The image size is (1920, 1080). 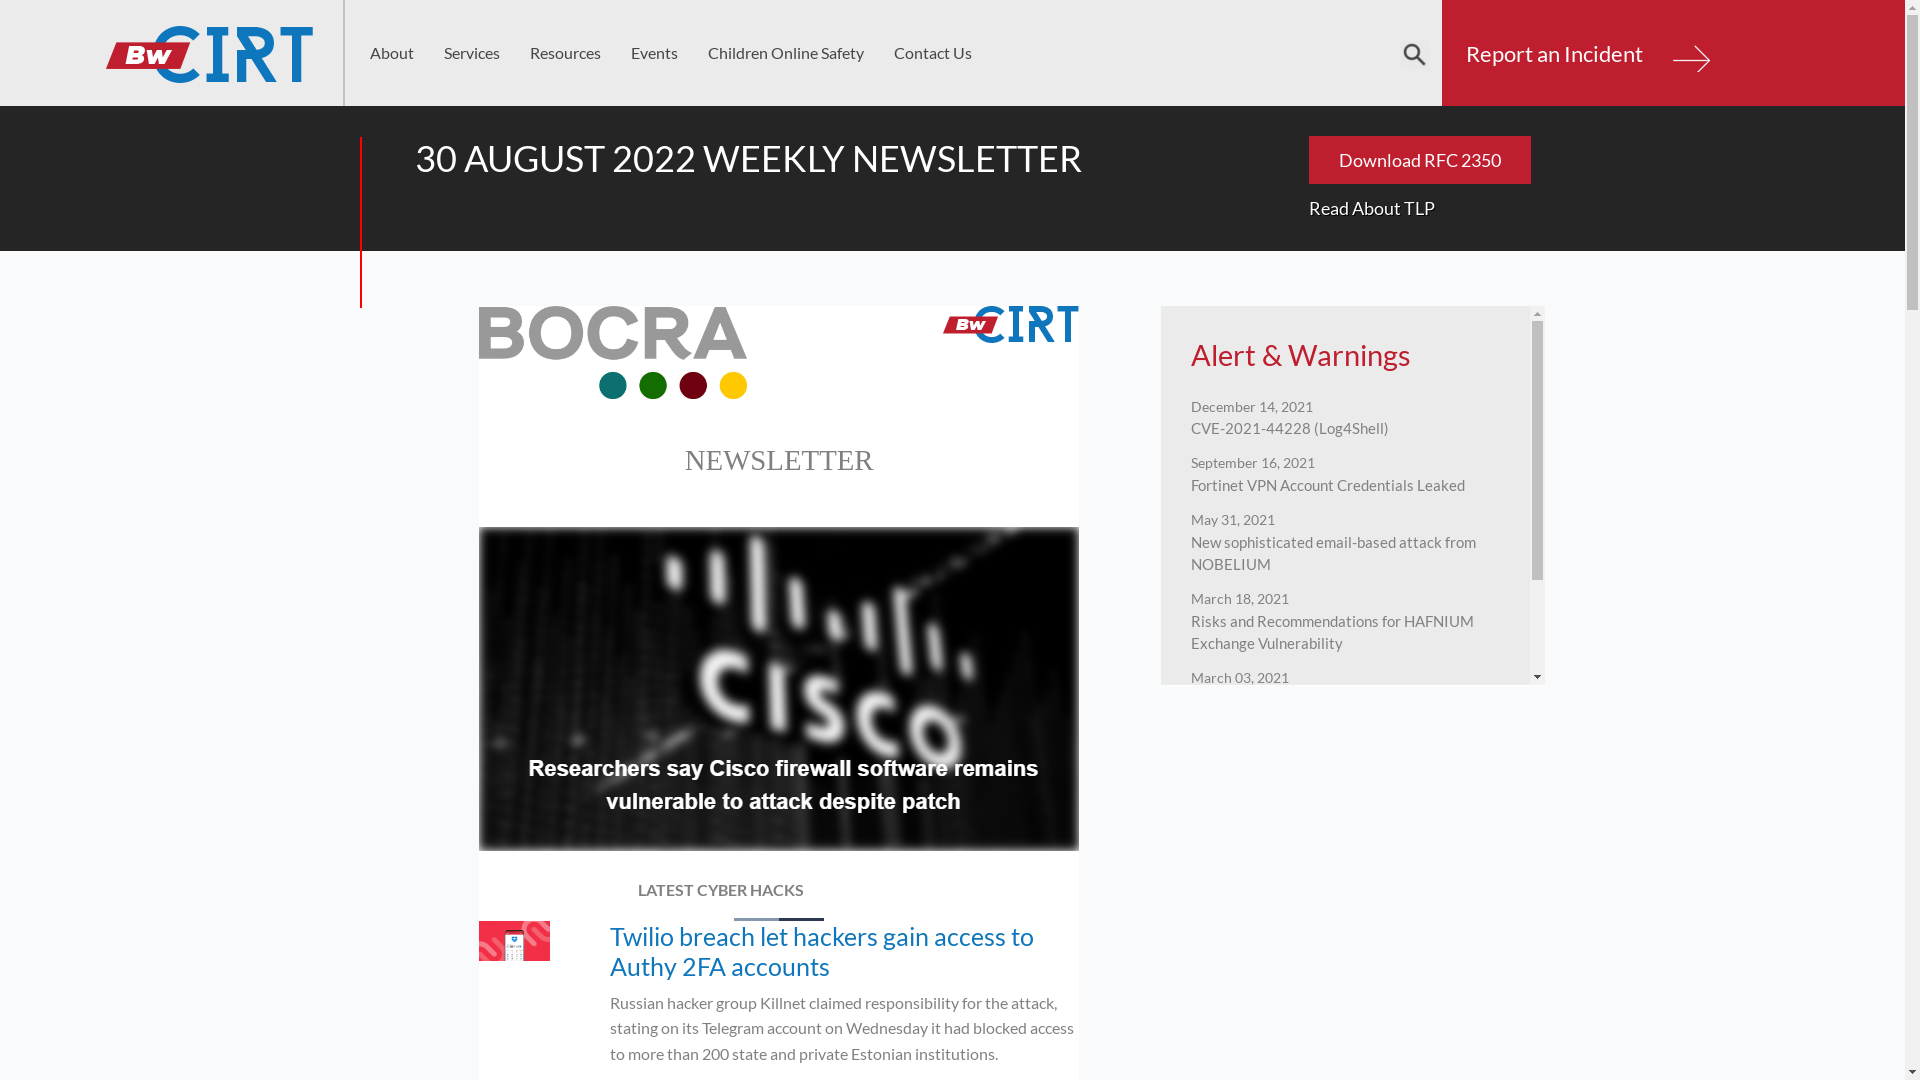 What do you see at coordinates (612, 351) in the screenshot?
I see `'BOCRA website'` at bounding box center [612, 351].